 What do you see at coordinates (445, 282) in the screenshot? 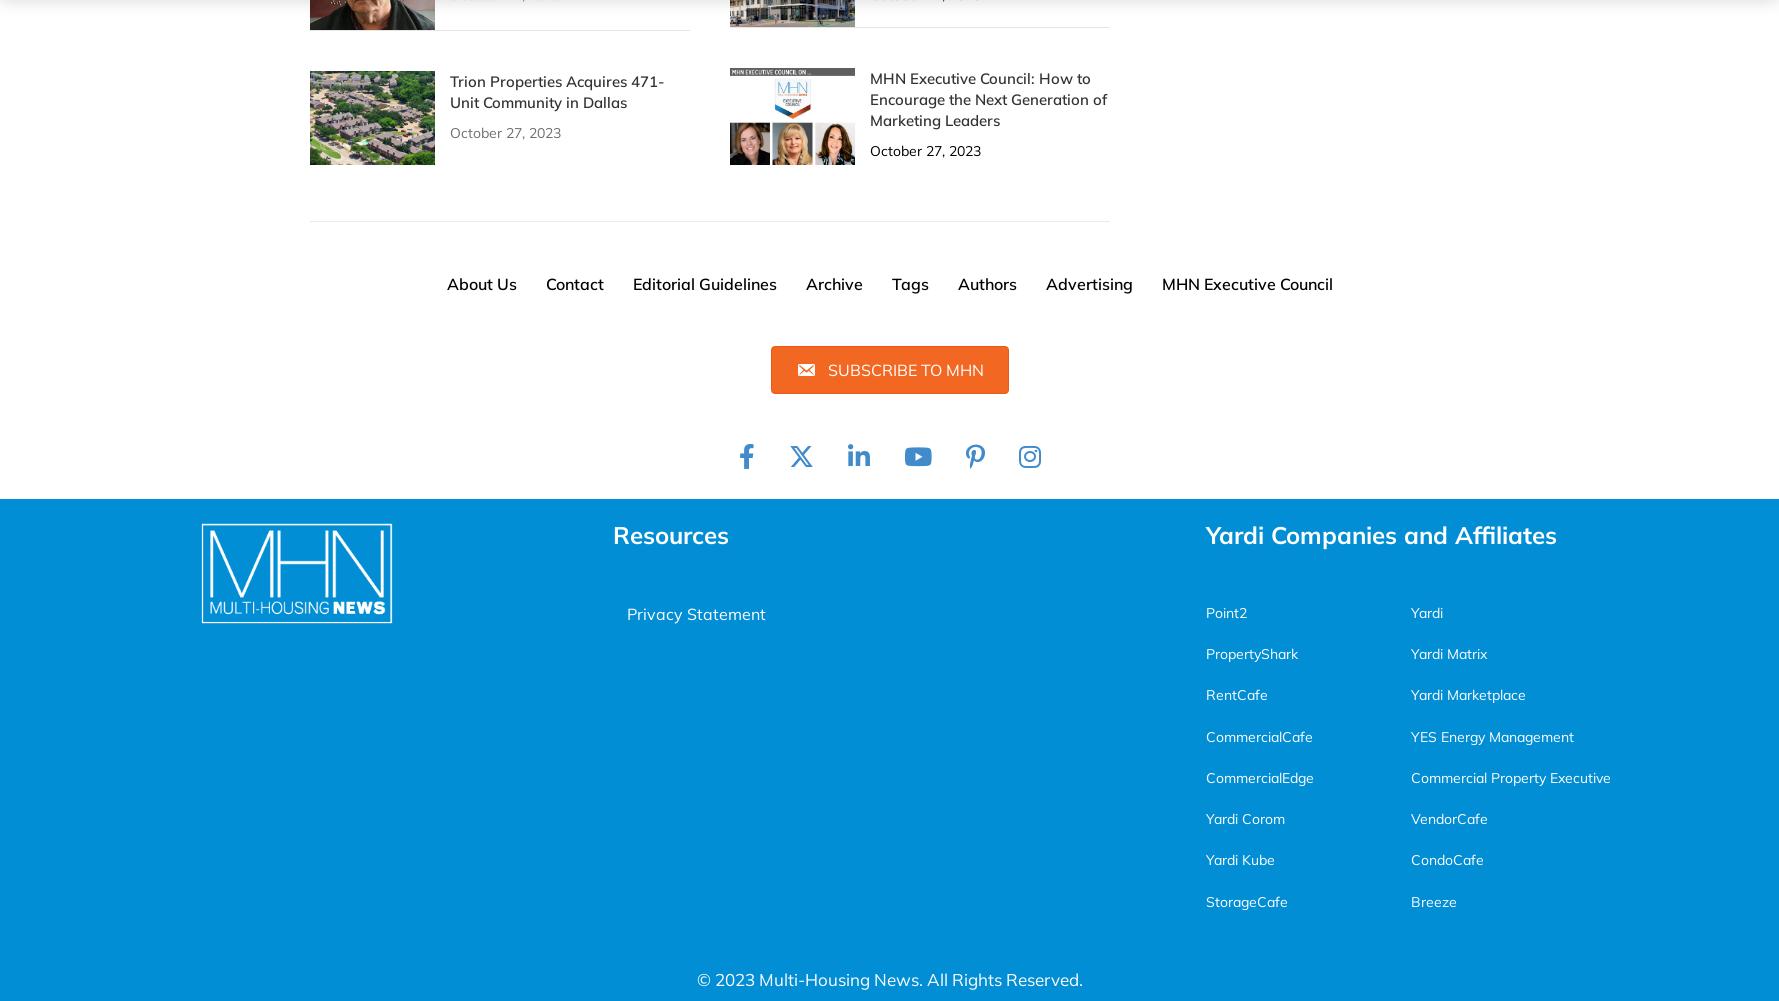
I see `'About Us'` at bounding box center [445, 282].